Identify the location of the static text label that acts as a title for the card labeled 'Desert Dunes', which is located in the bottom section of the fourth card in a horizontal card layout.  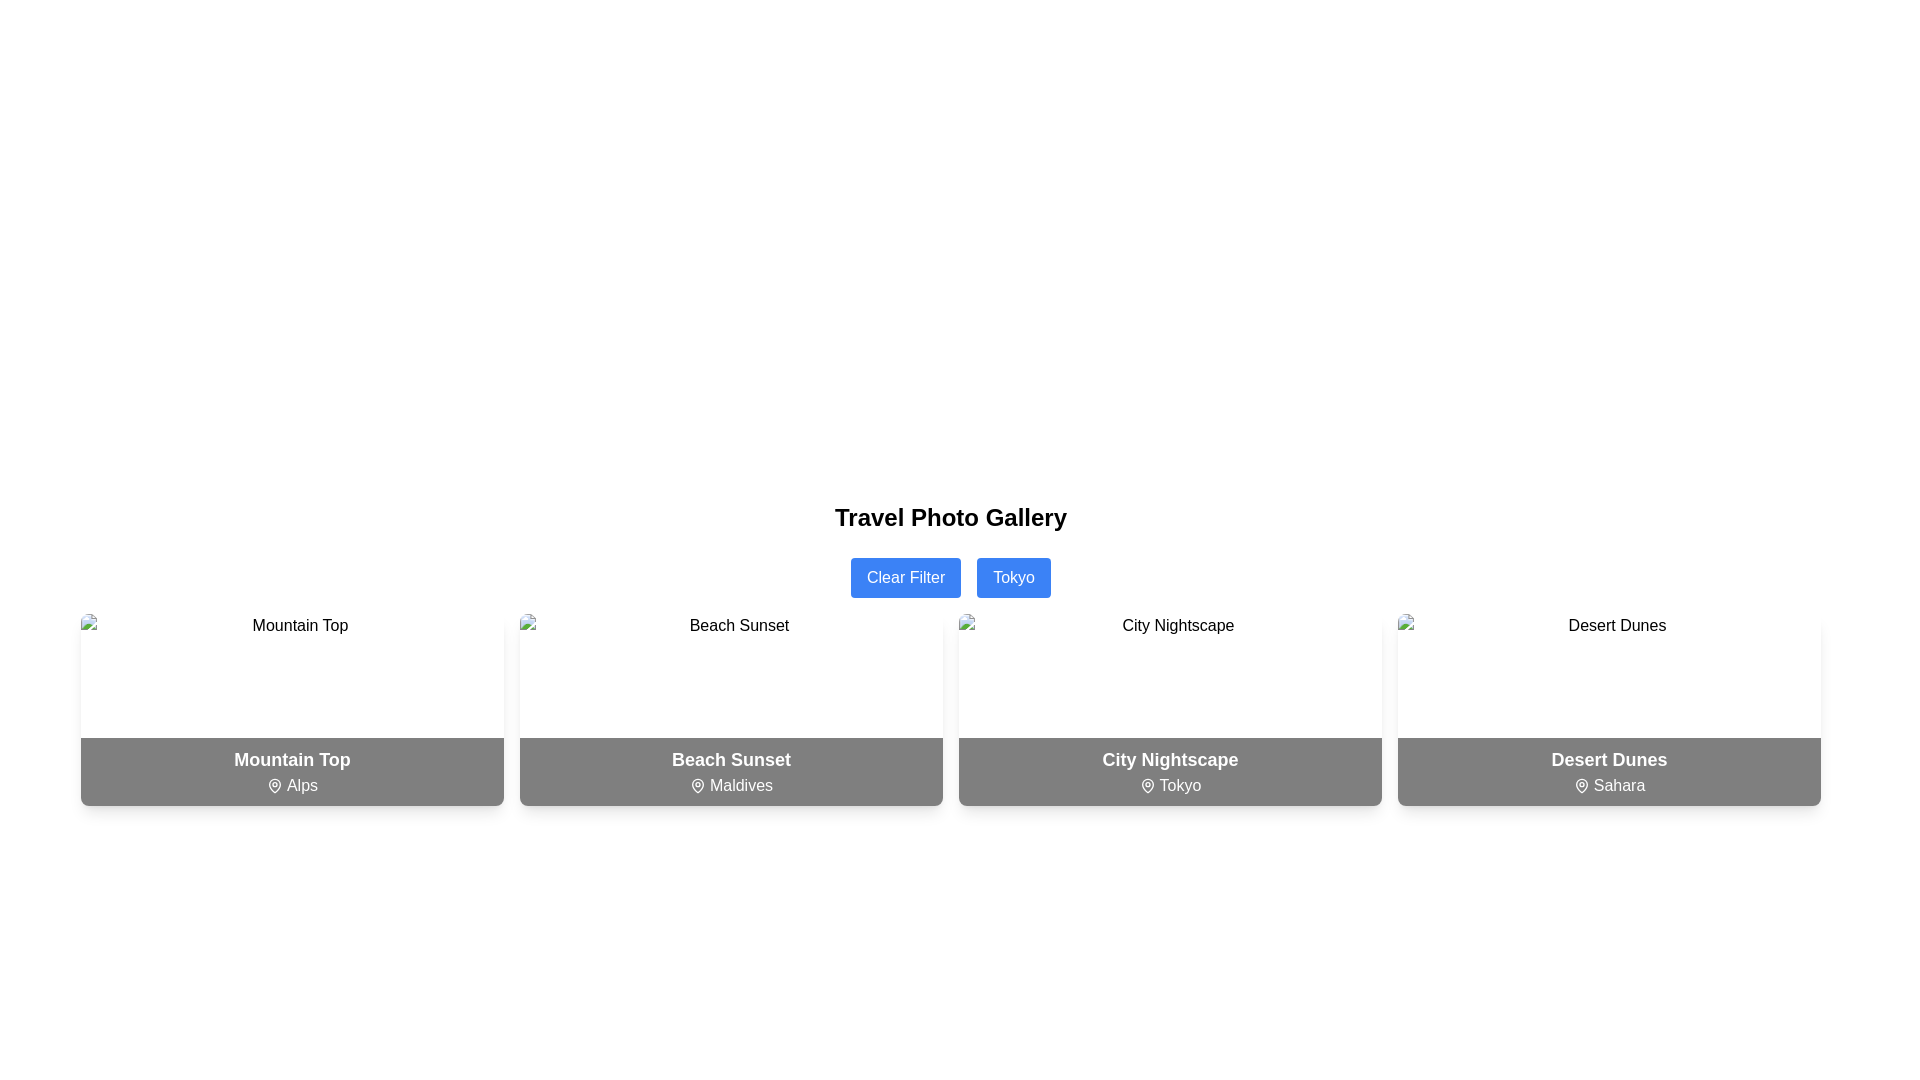
(1609, 759).